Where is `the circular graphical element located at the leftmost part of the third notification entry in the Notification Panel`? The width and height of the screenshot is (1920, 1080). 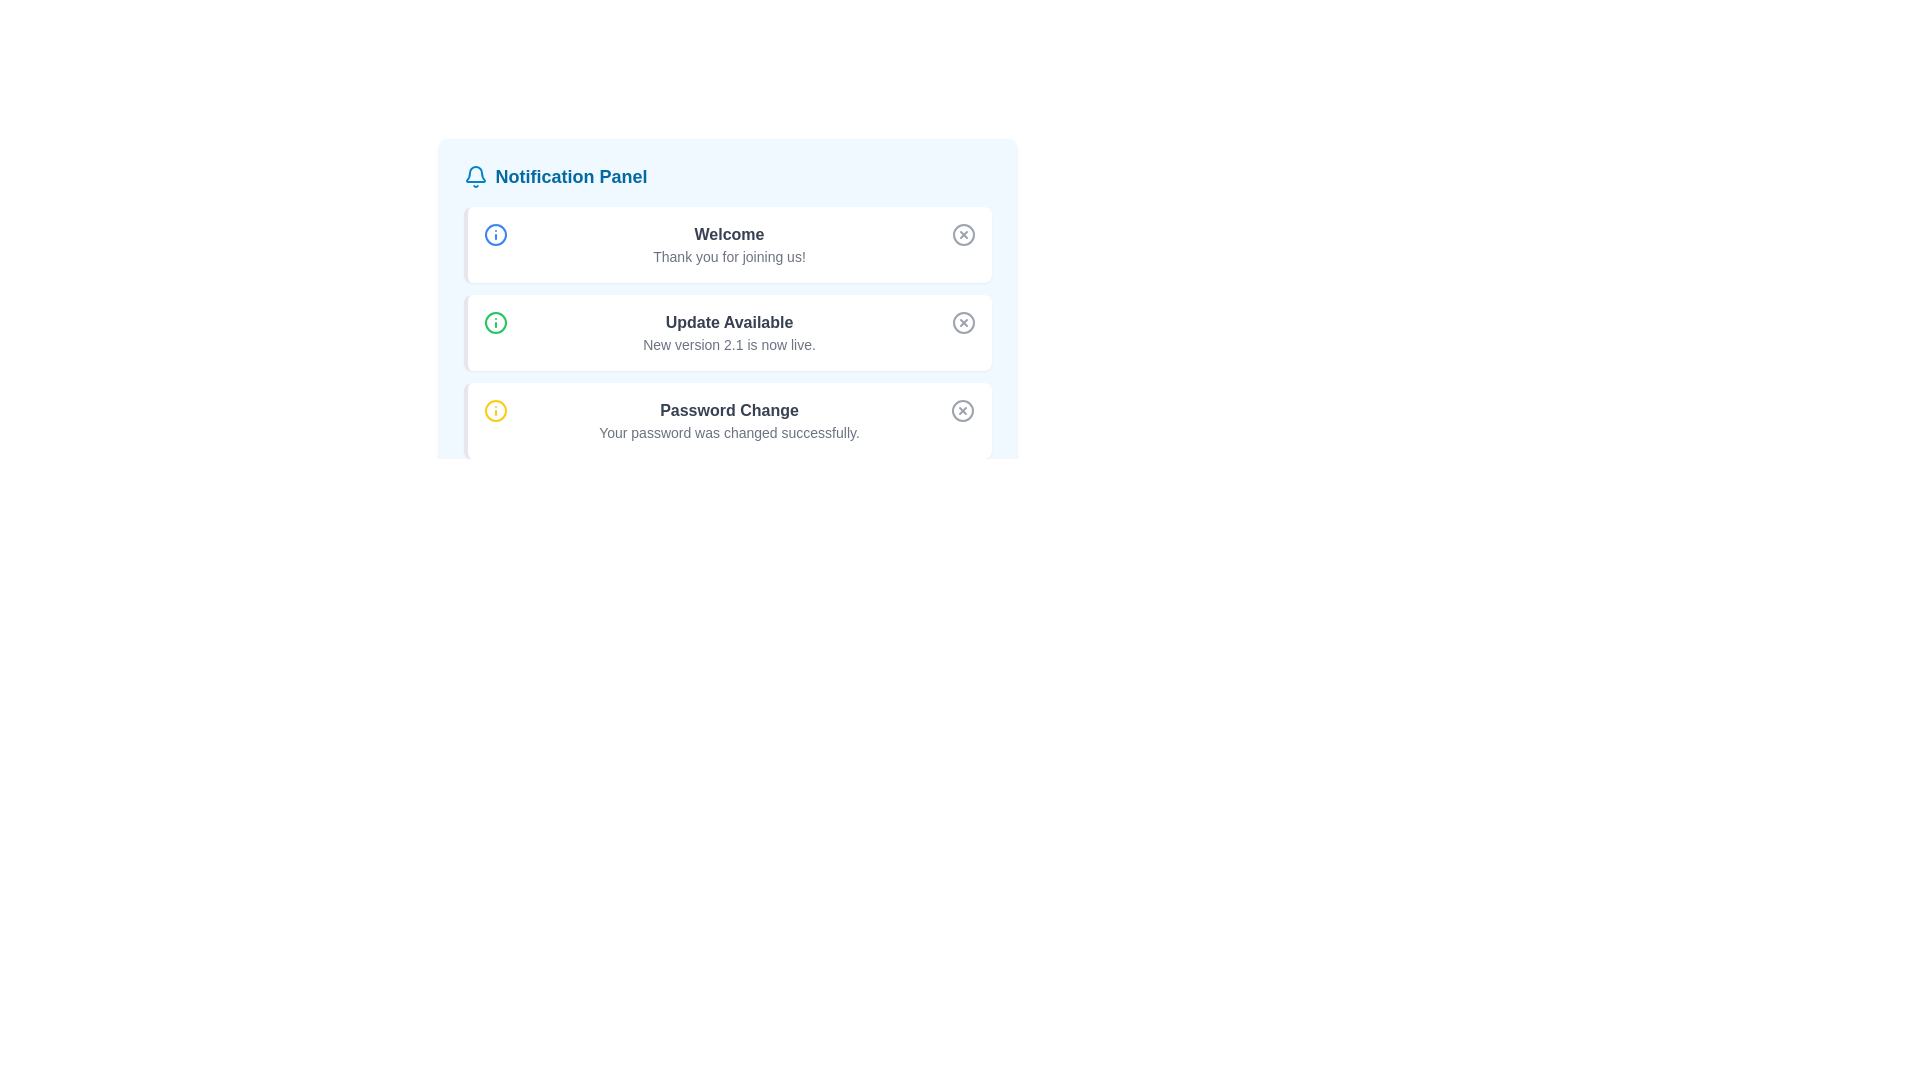 the circular graphical element located at the leftmost part of the third notification entry in the Notification Panel is located at coordinates (495, 410).